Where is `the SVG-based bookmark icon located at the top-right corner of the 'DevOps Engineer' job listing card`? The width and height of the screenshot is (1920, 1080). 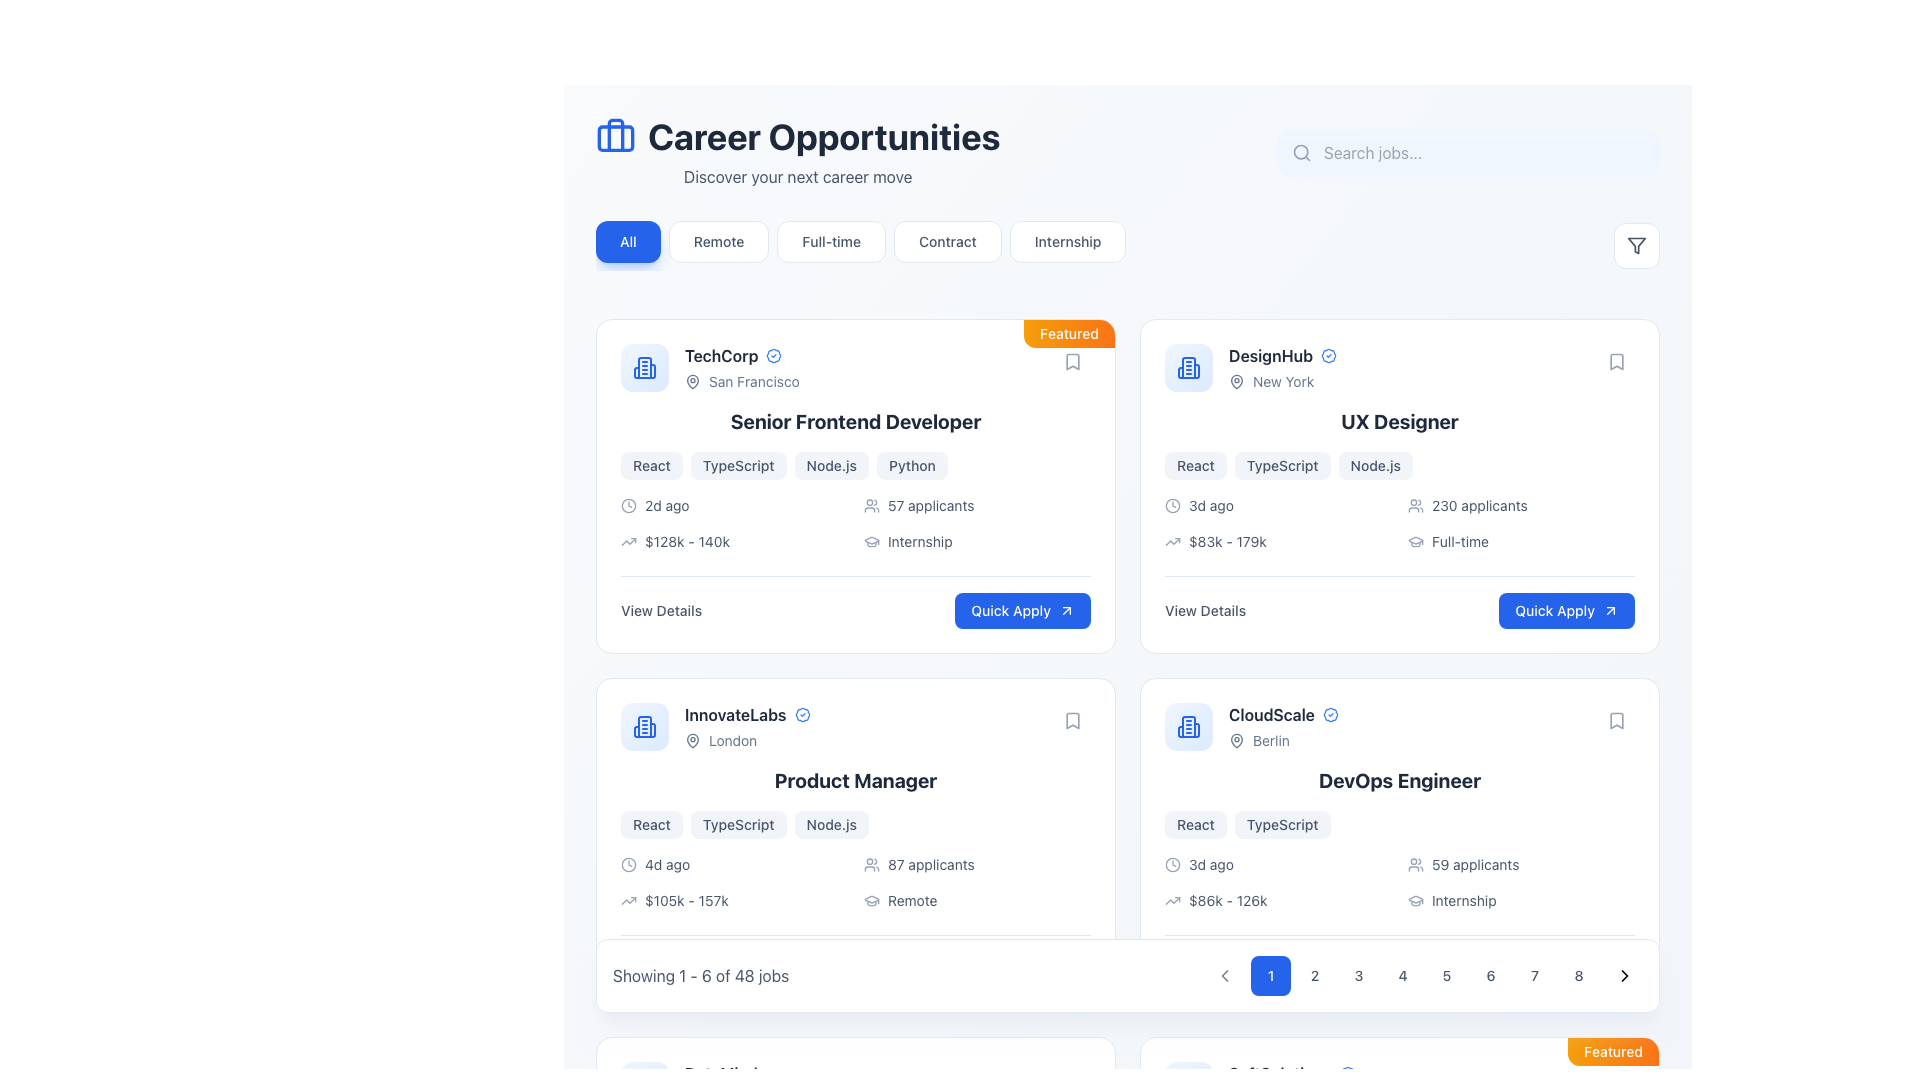 the SVG-based bookmark icon located at the top-right corner of the 'DevOps Engineer' job listing card is located at coordinates (1617, 721).